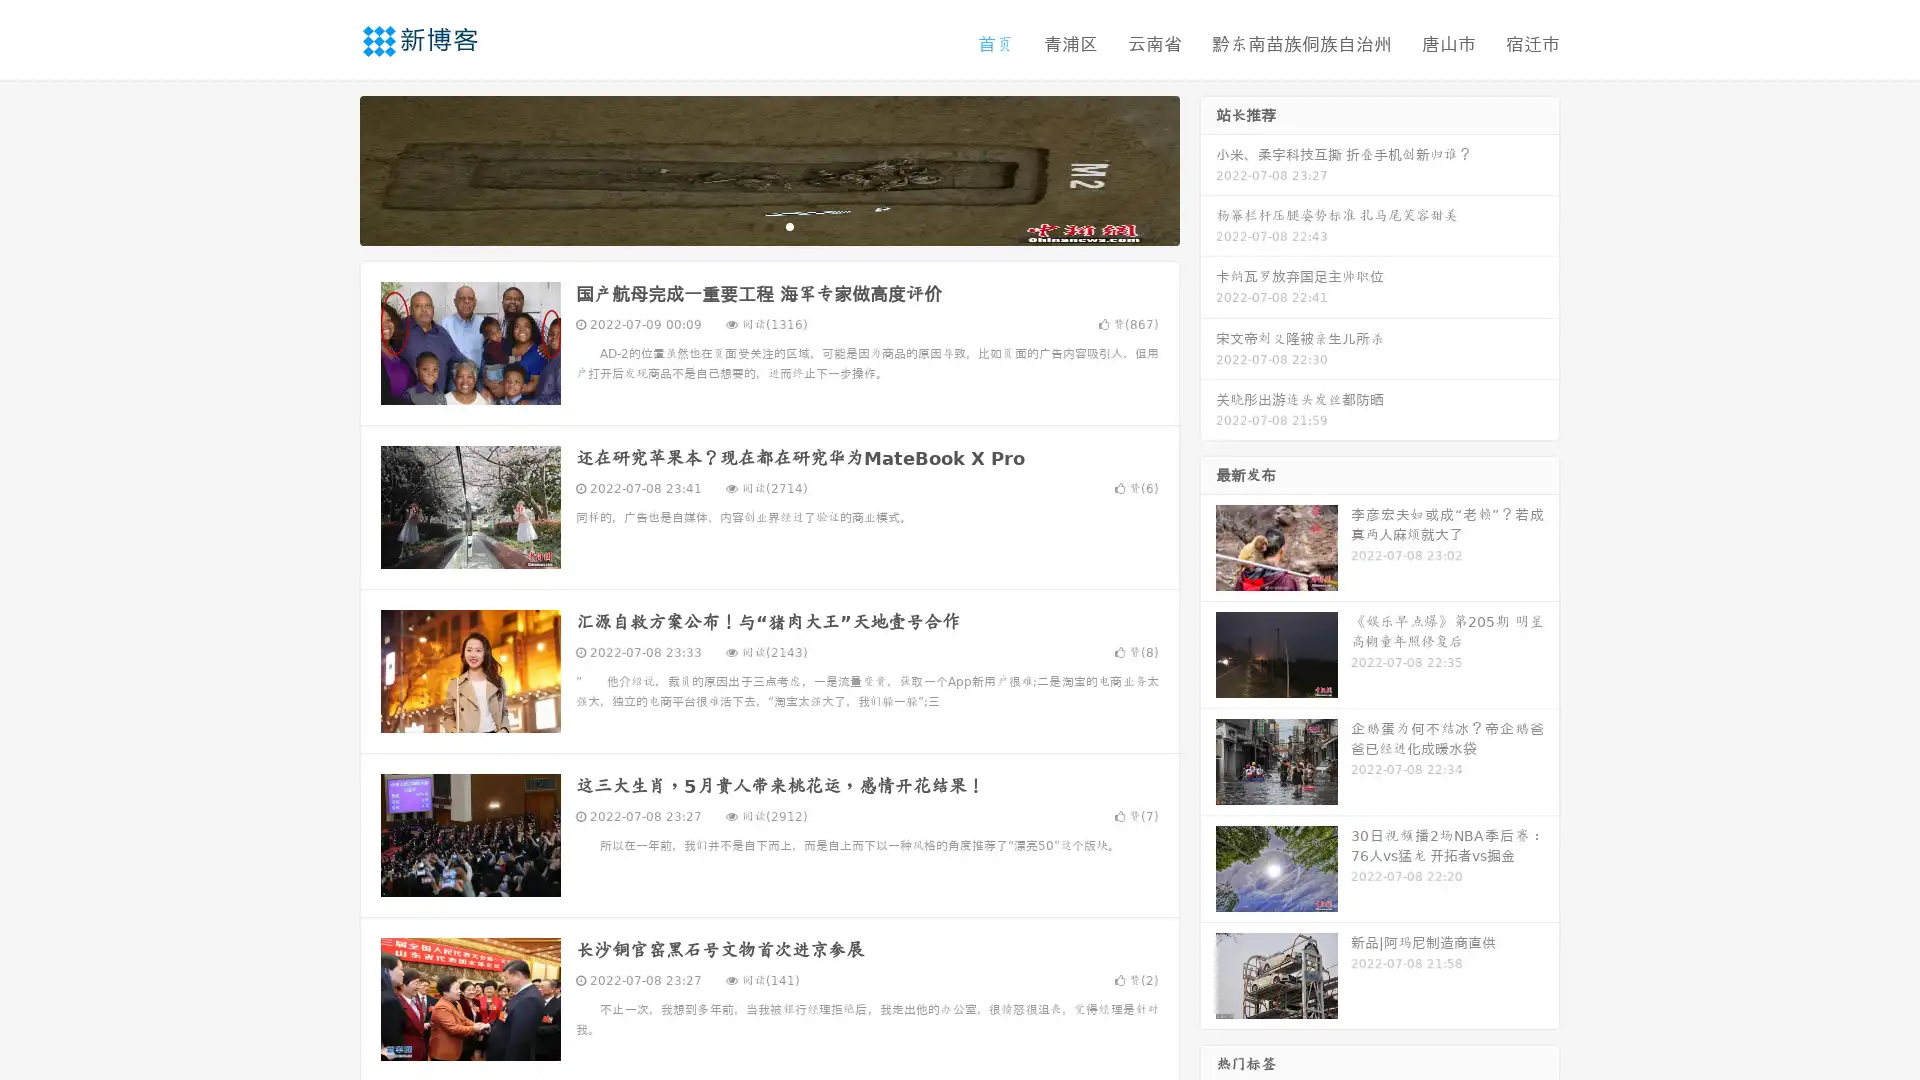  I want to click on Go to slide 3, so click(789, 225).